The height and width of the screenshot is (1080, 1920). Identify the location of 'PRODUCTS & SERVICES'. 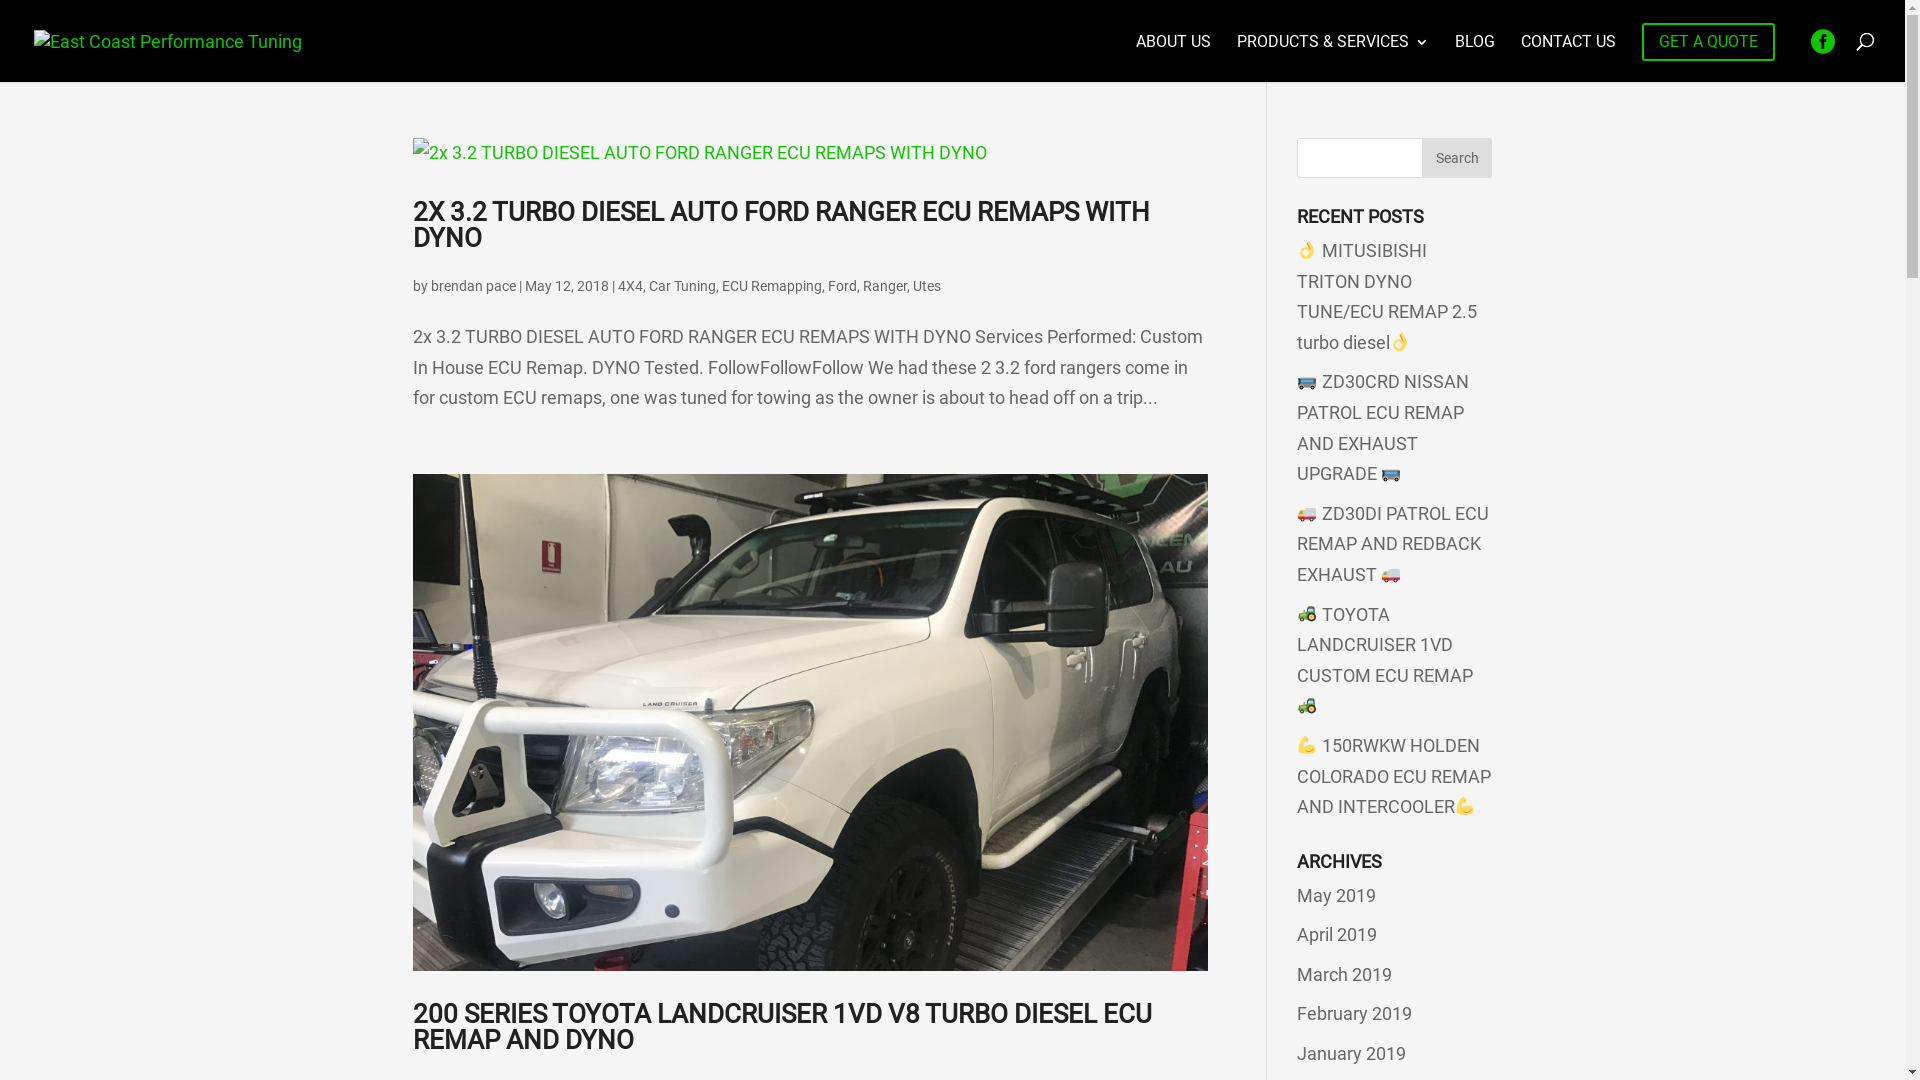
(1236, 57).